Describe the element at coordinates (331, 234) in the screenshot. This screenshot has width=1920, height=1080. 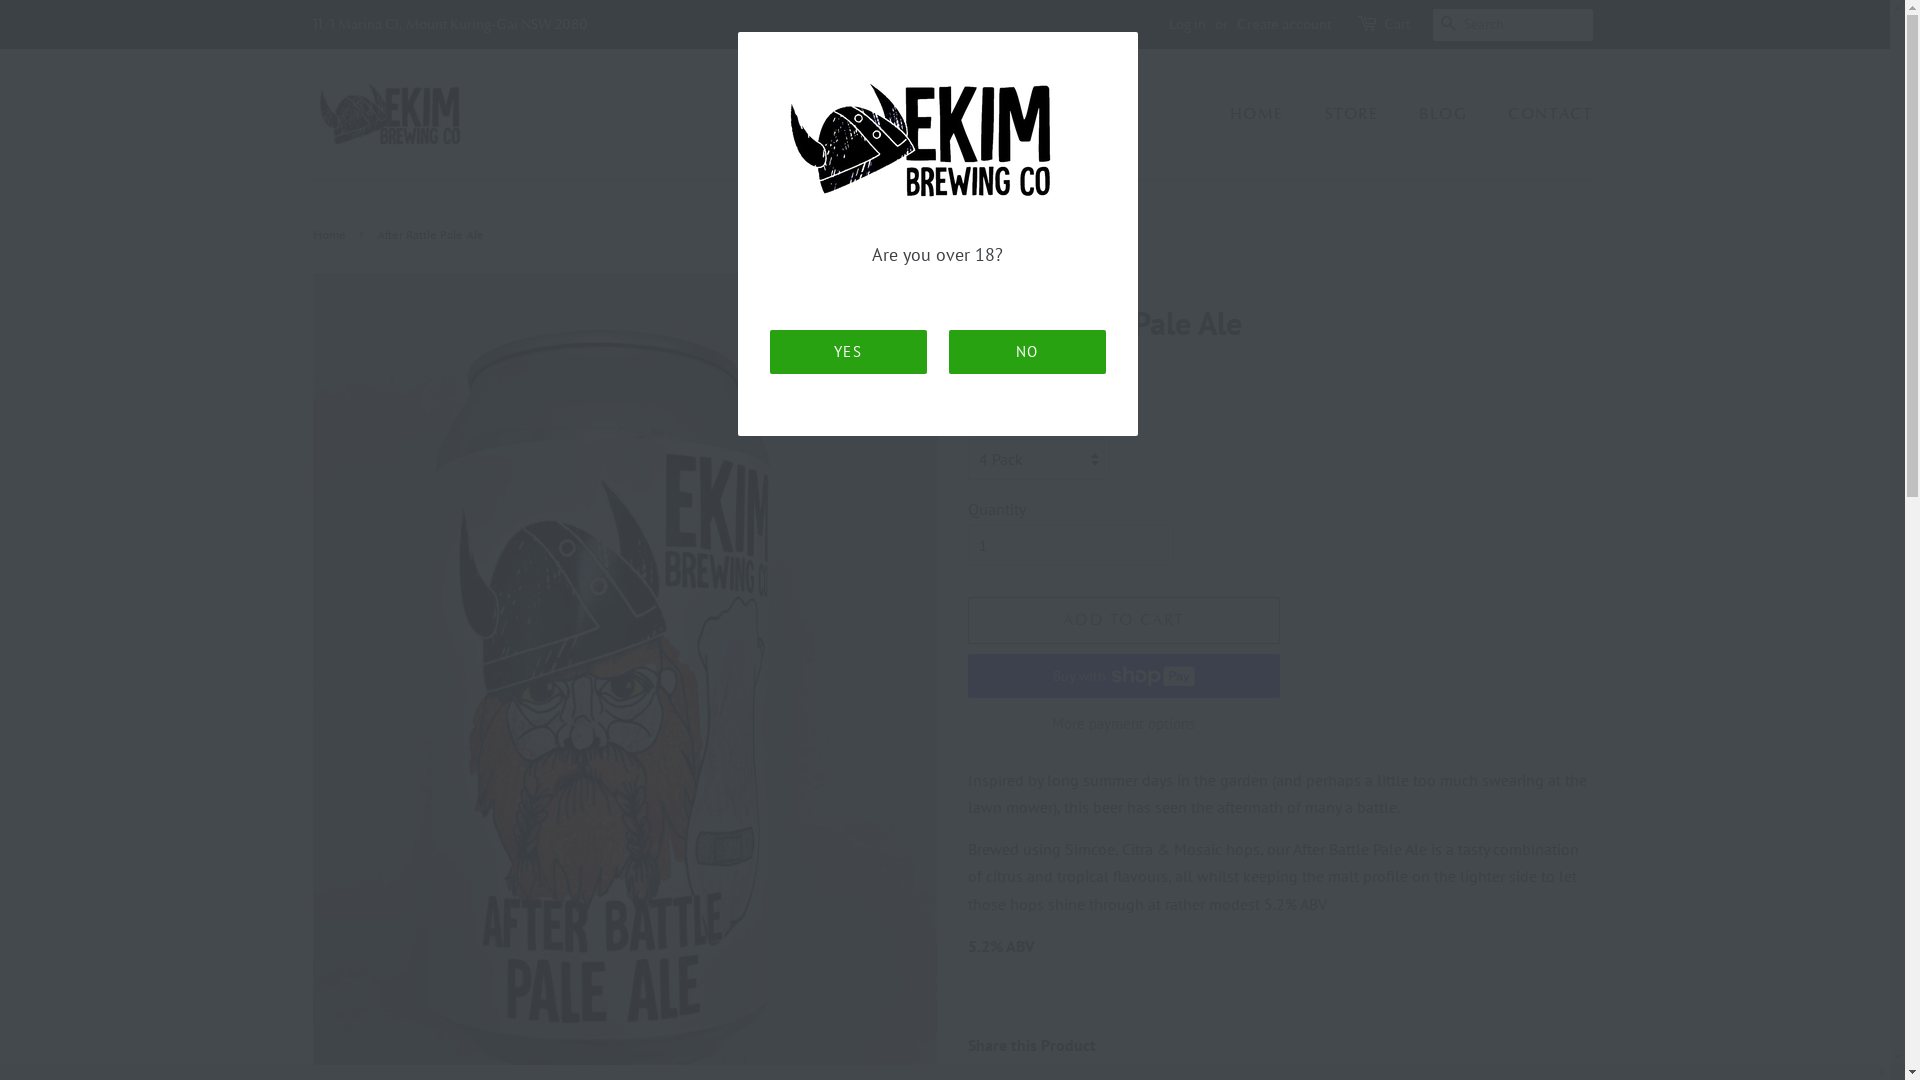
I see `'Home'` at that location.